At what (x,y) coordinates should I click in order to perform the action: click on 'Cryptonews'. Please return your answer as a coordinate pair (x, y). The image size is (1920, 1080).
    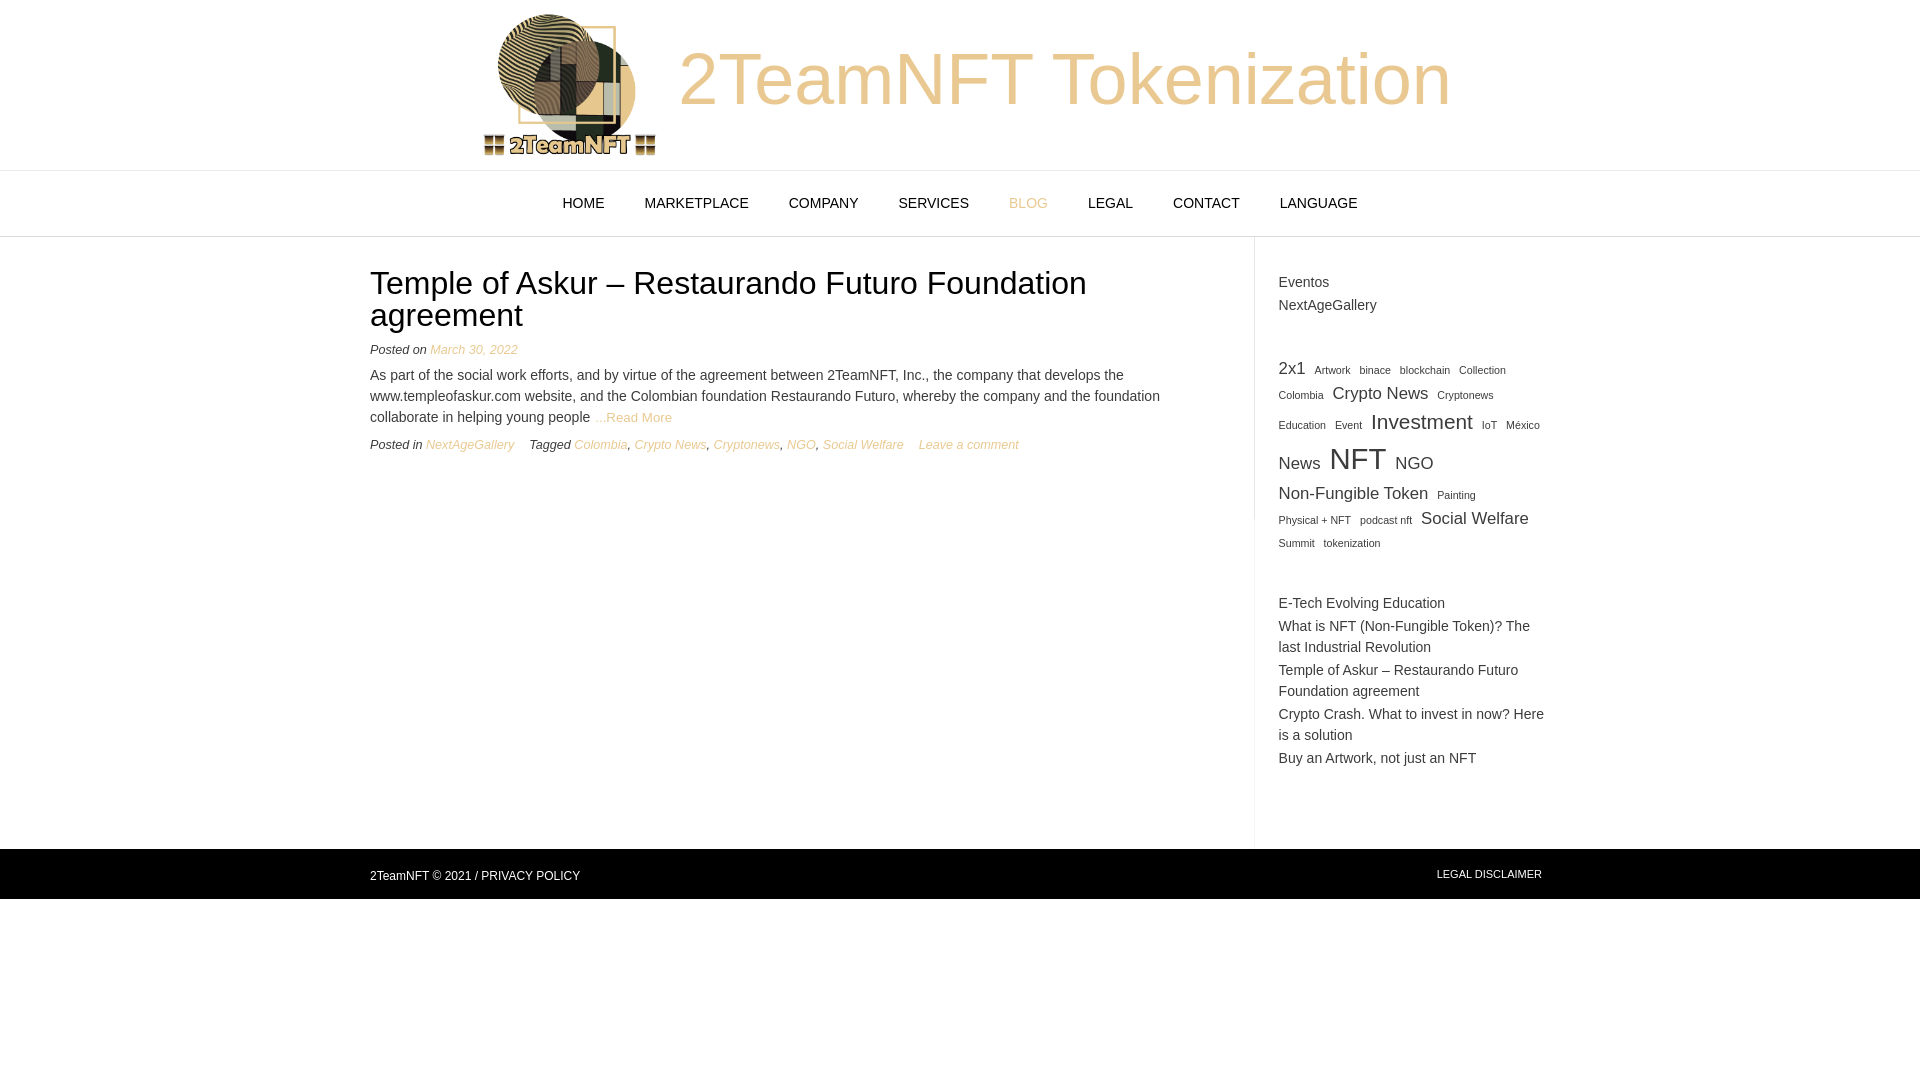
    Looking at the image, I should click on (746, 443).